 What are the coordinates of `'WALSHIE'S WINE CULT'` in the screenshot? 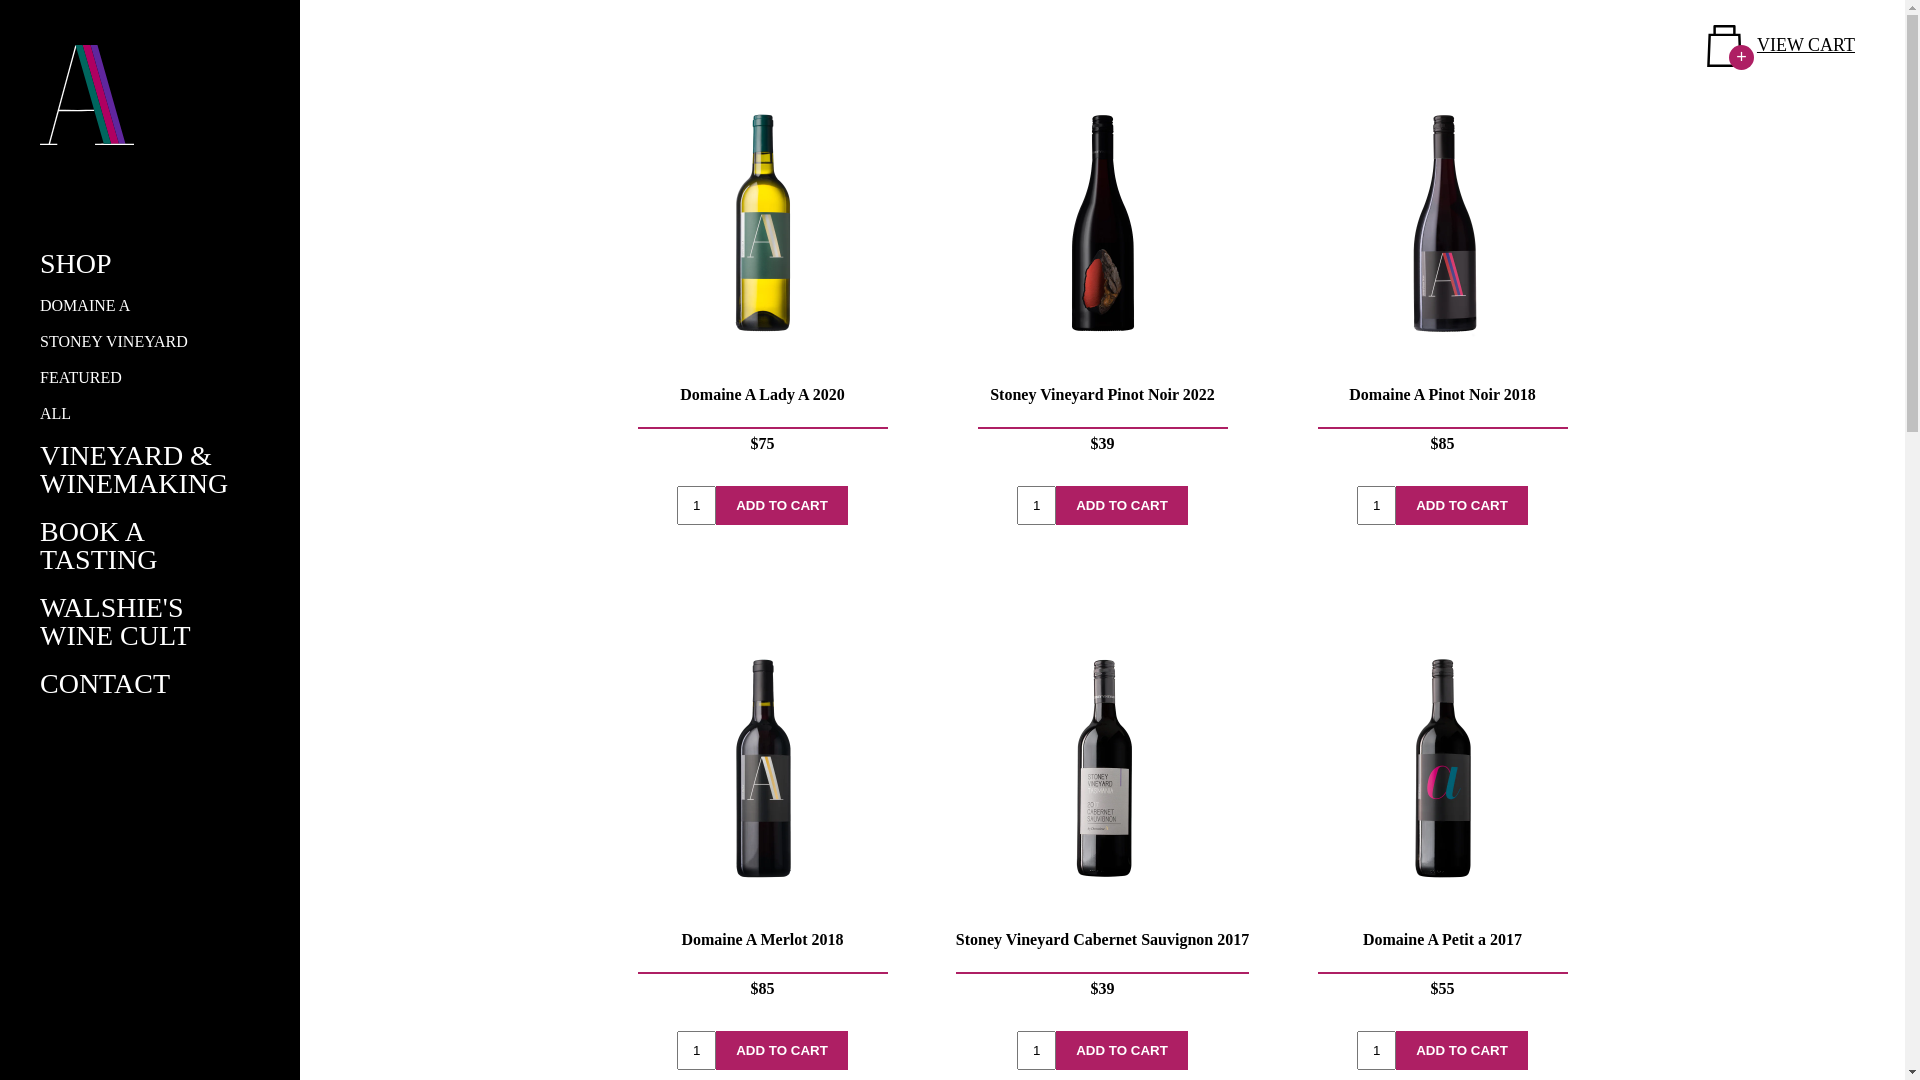 It's located at (114, 620).